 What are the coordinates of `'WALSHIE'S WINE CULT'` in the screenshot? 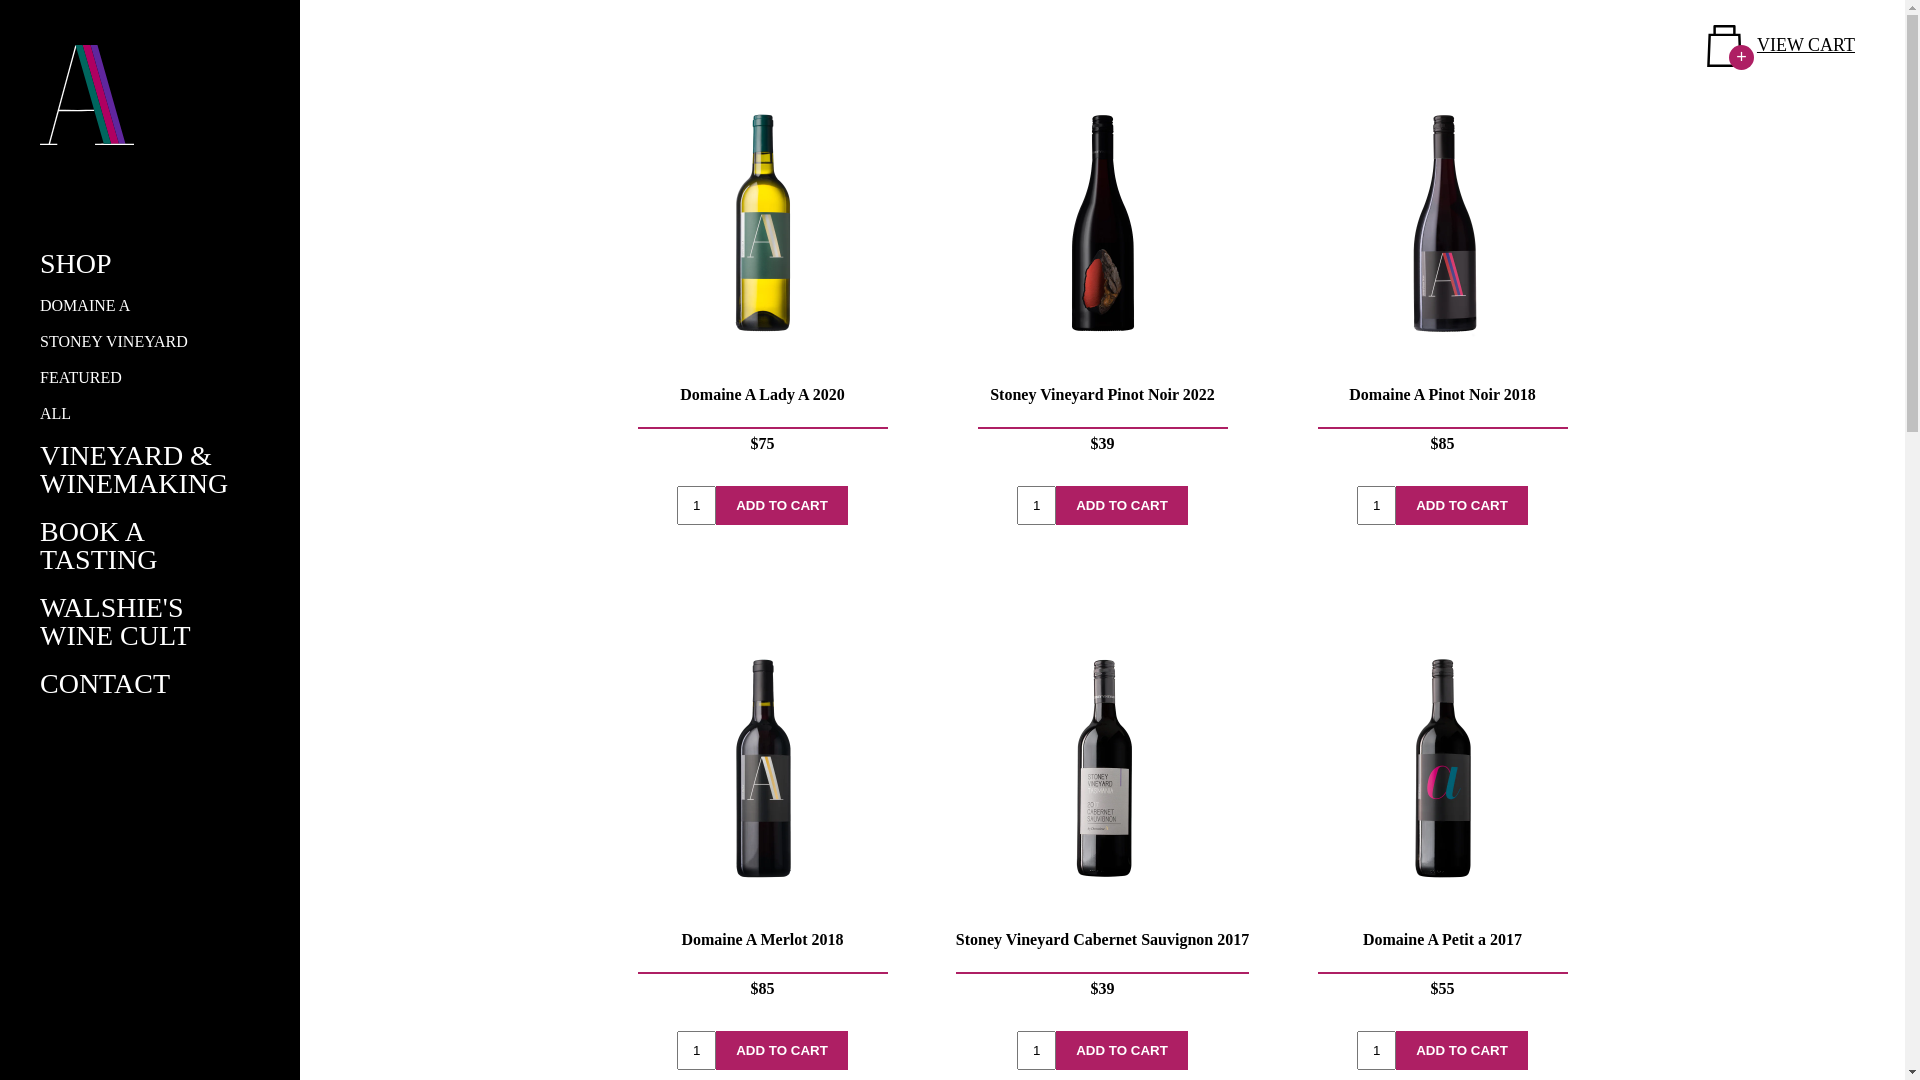 It's located at (114, 620).